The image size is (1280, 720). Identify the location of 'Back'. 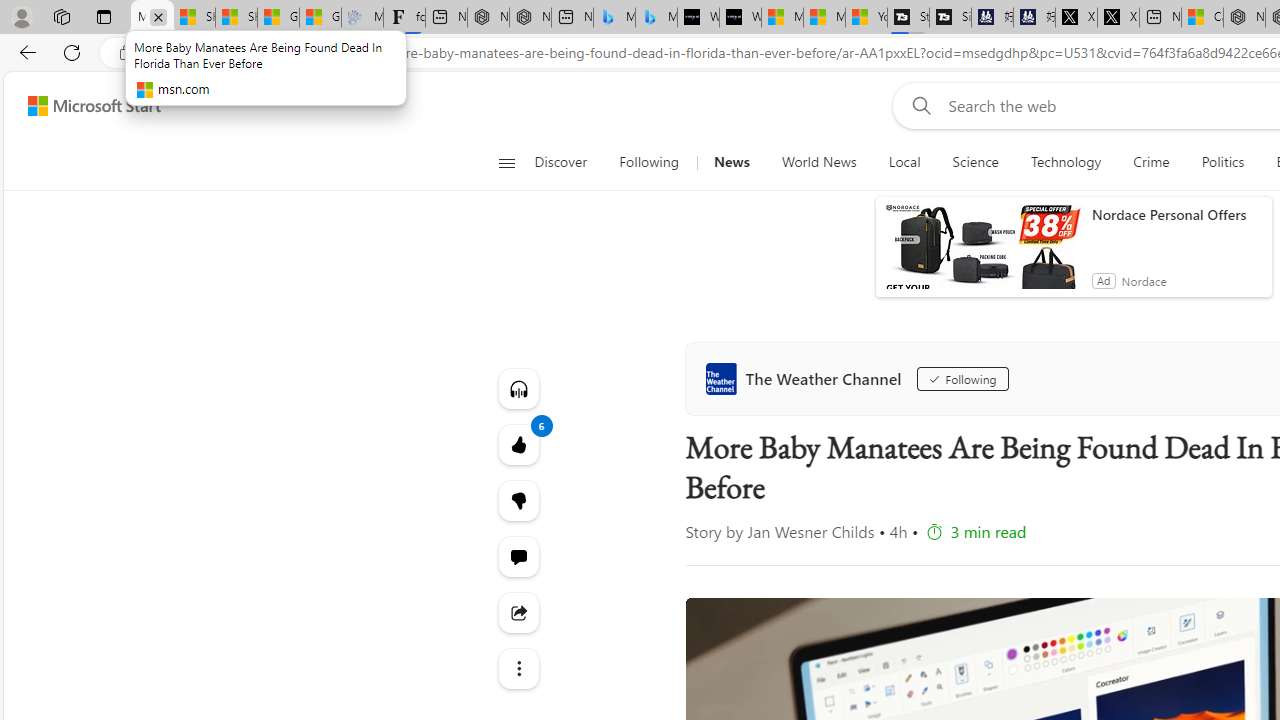
(24, 51).